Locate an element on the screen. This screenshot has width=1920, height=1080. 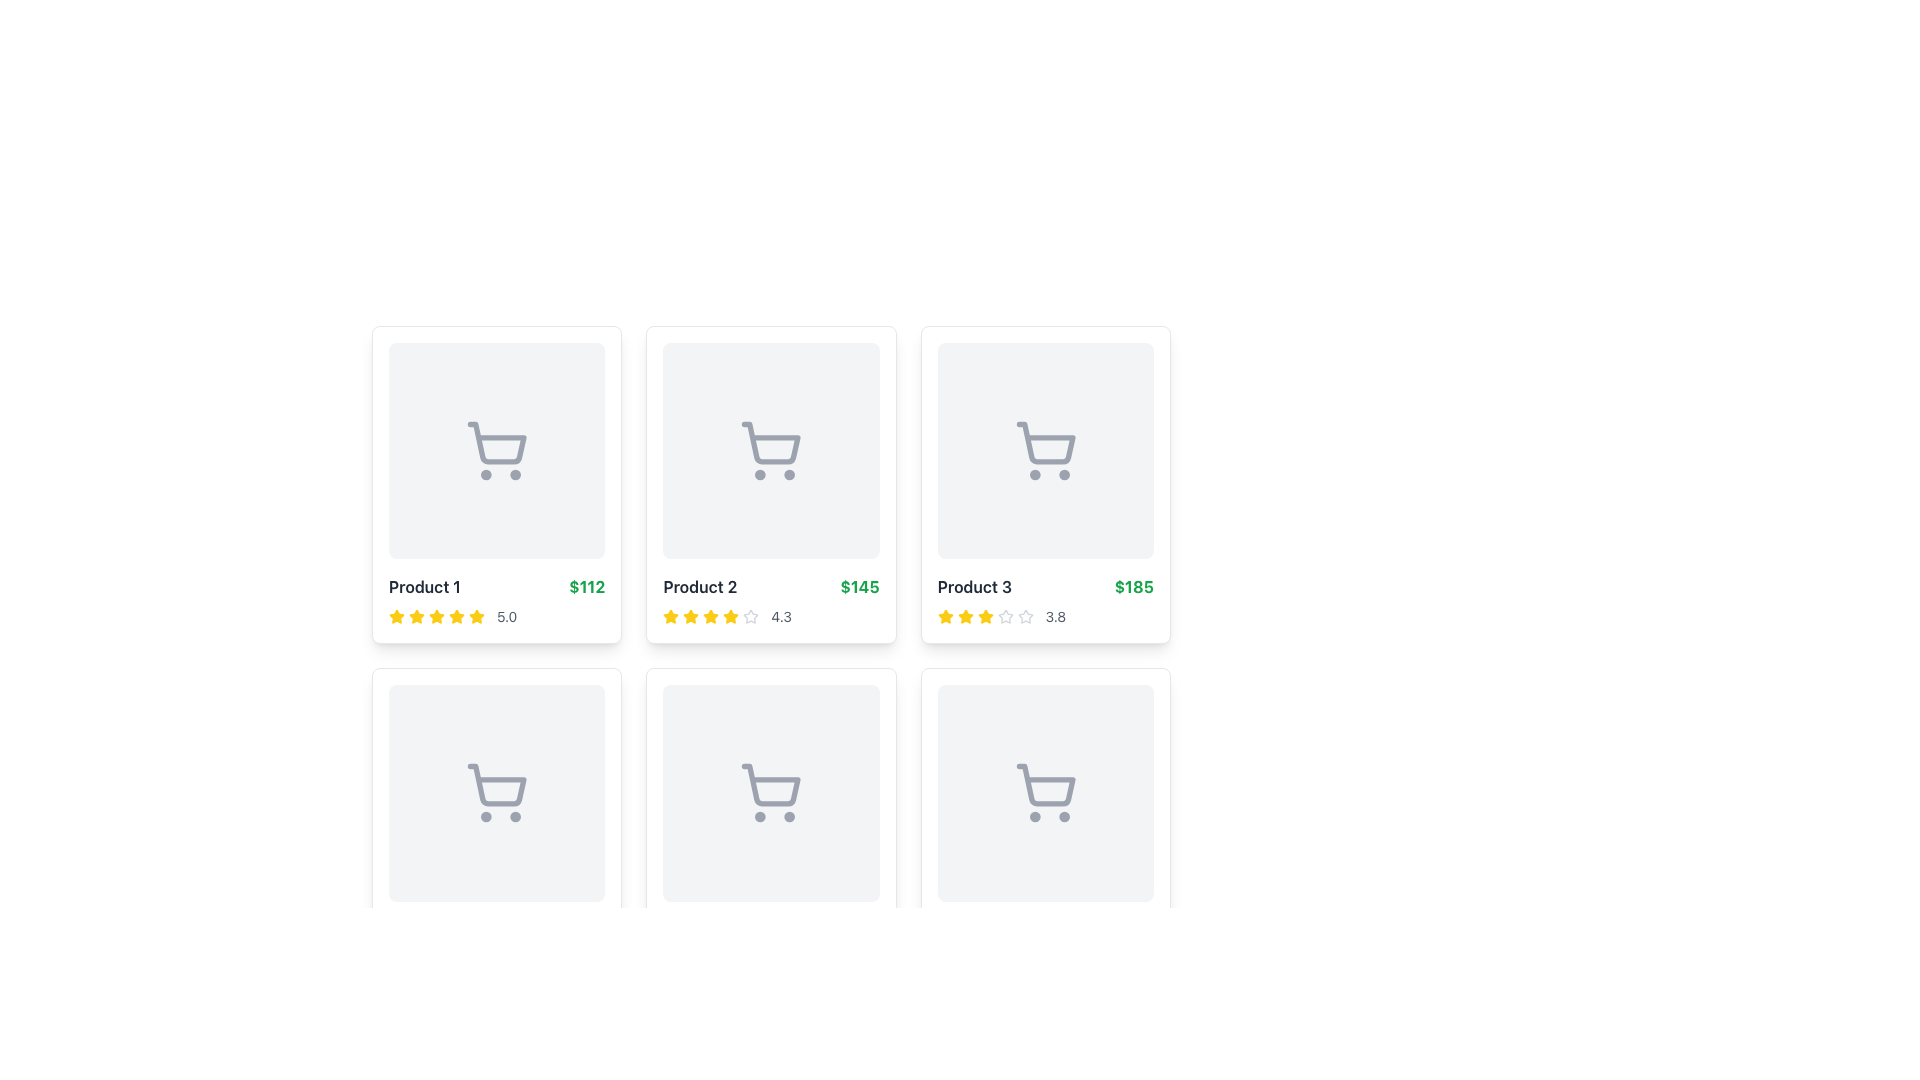
the third star icon representing the rating for 'Product 1', which is indicated by its yellow color for an active state is located at coordinates (416, 616).